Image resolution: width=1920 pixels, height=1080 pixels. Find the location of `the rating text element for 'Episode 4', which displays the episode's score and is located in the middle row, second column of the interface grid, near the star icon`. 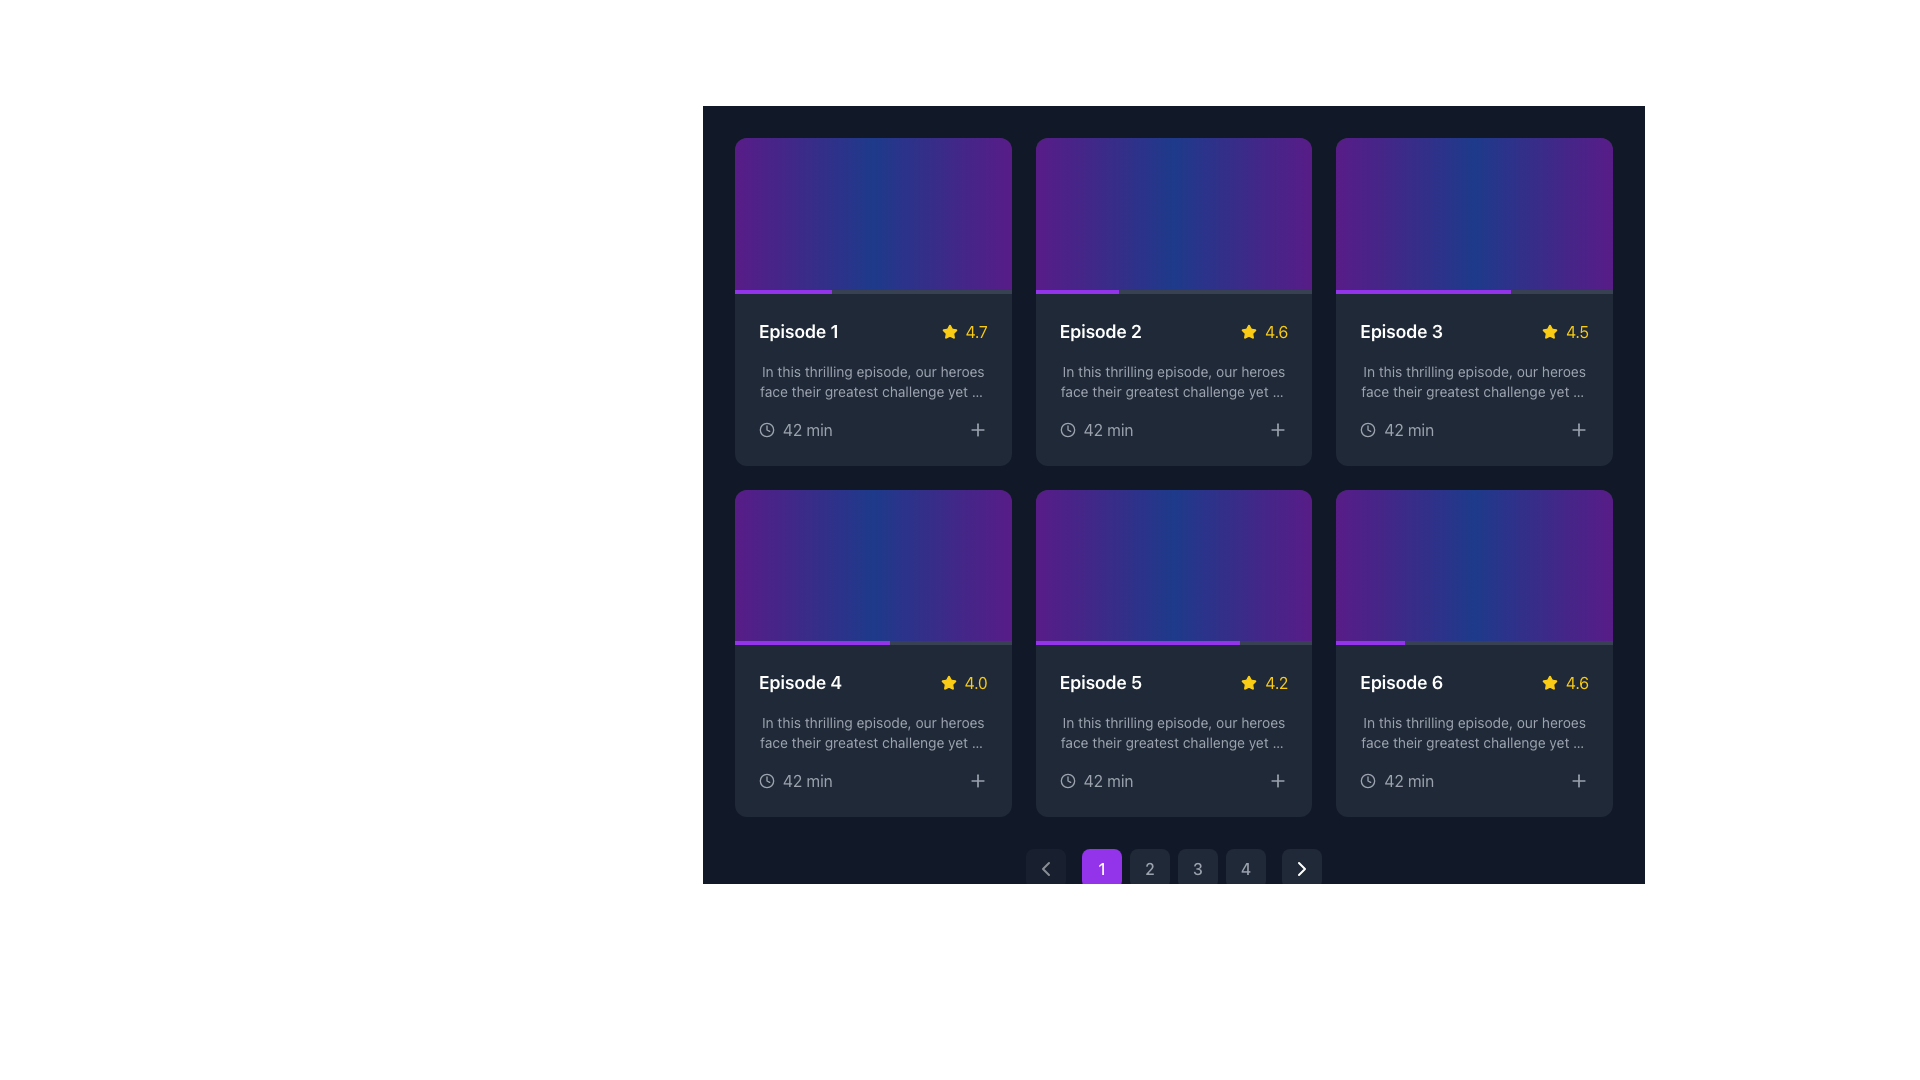

the rating text element for 'Episode 4', which displays the episode's score and is located in the middle row, second column of the interface grid, near the star icon is located at coordinates (976, 682).